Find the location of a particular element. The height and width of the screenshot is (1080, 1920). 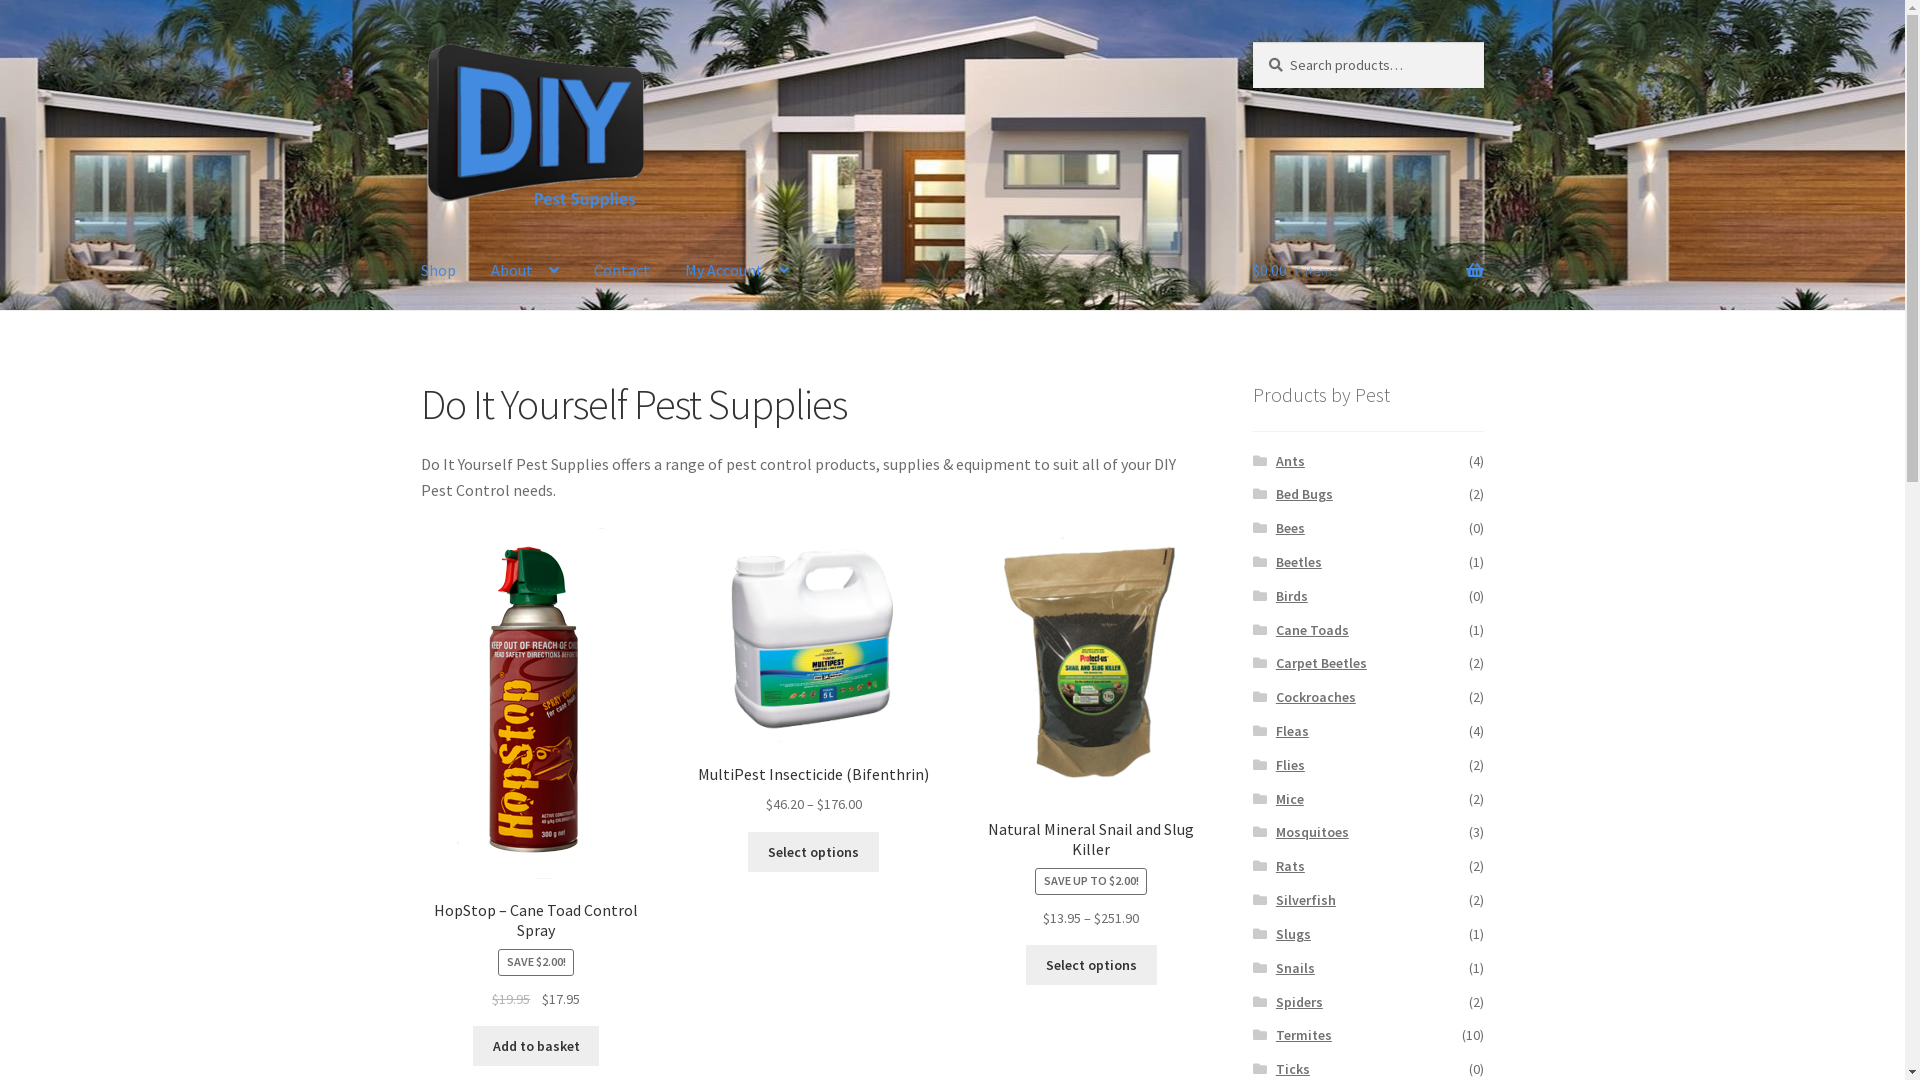

'Contact' is located at coordinates (621, 270).